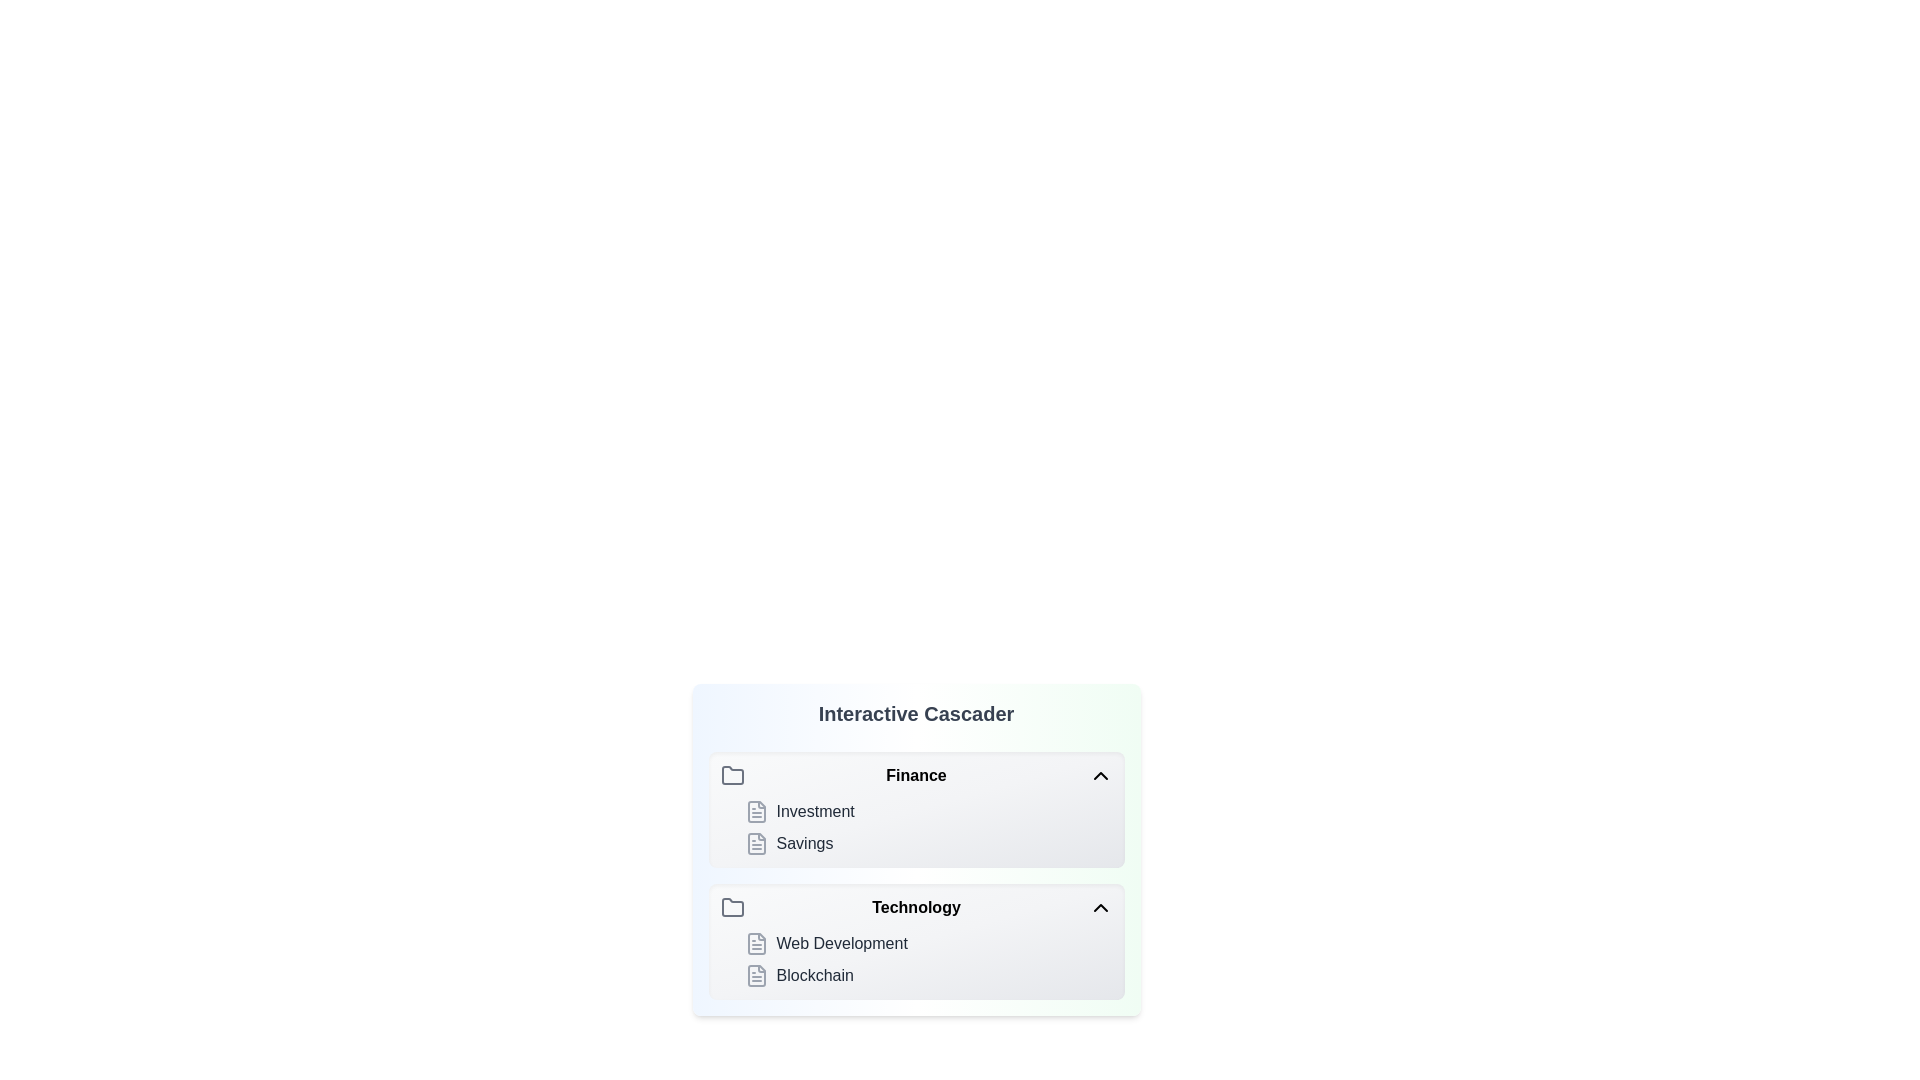  Describe the element at coordinates (755, 974) in the screenshot. I see `the icon representing a document or file under the 'Technology' category in the cascade menu, following the 'Web Development' option and associated with the 'Blockchain' label` at that location.